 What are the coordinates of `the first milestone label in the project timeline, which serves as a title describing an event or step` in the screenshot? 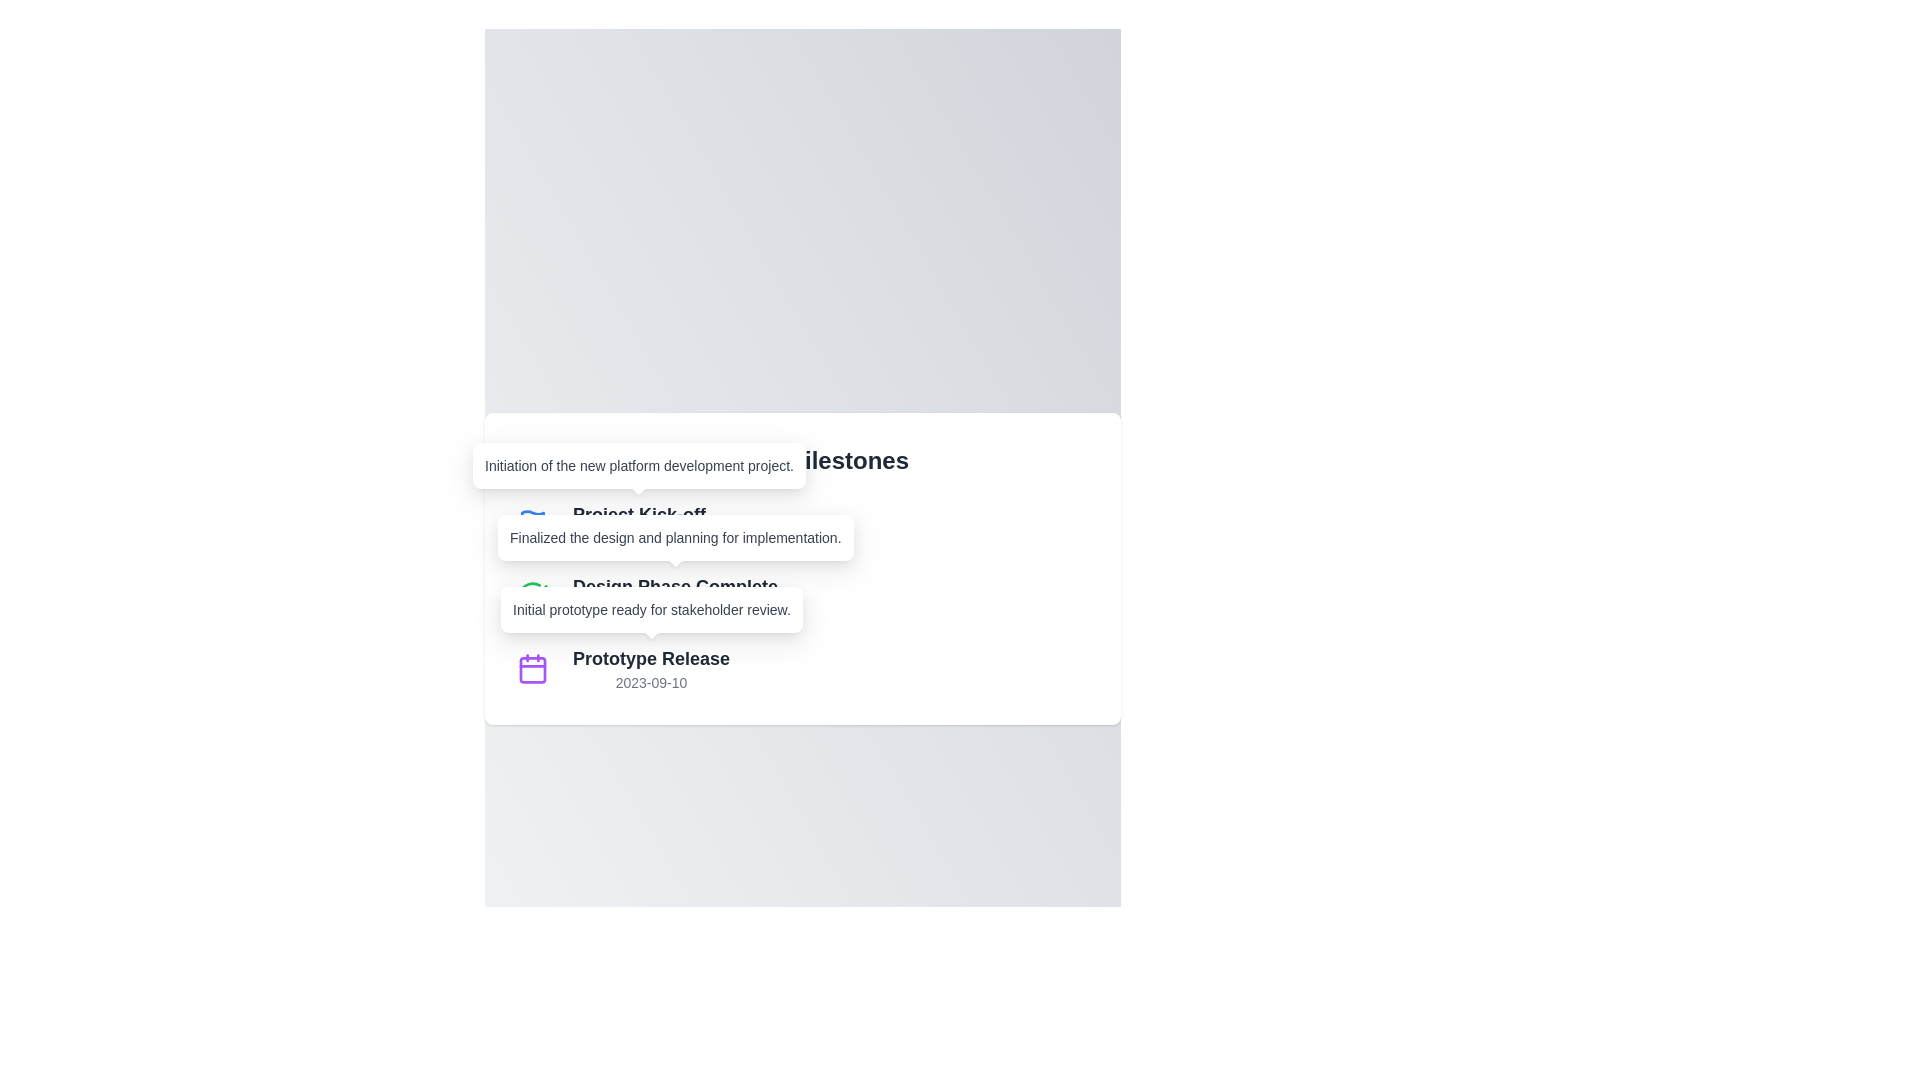 It's located at (638, 514).